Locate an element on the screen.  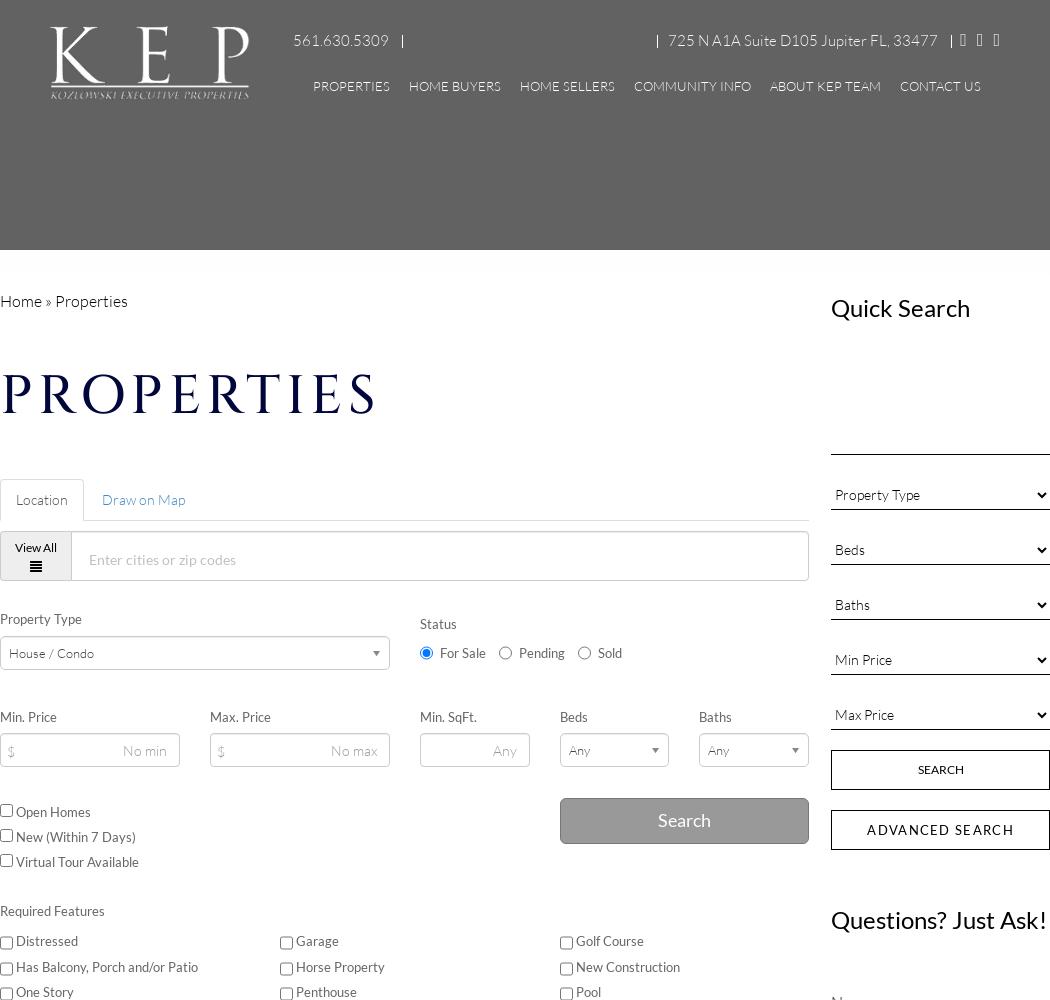
'Search' is located at coordinates (683, 819).